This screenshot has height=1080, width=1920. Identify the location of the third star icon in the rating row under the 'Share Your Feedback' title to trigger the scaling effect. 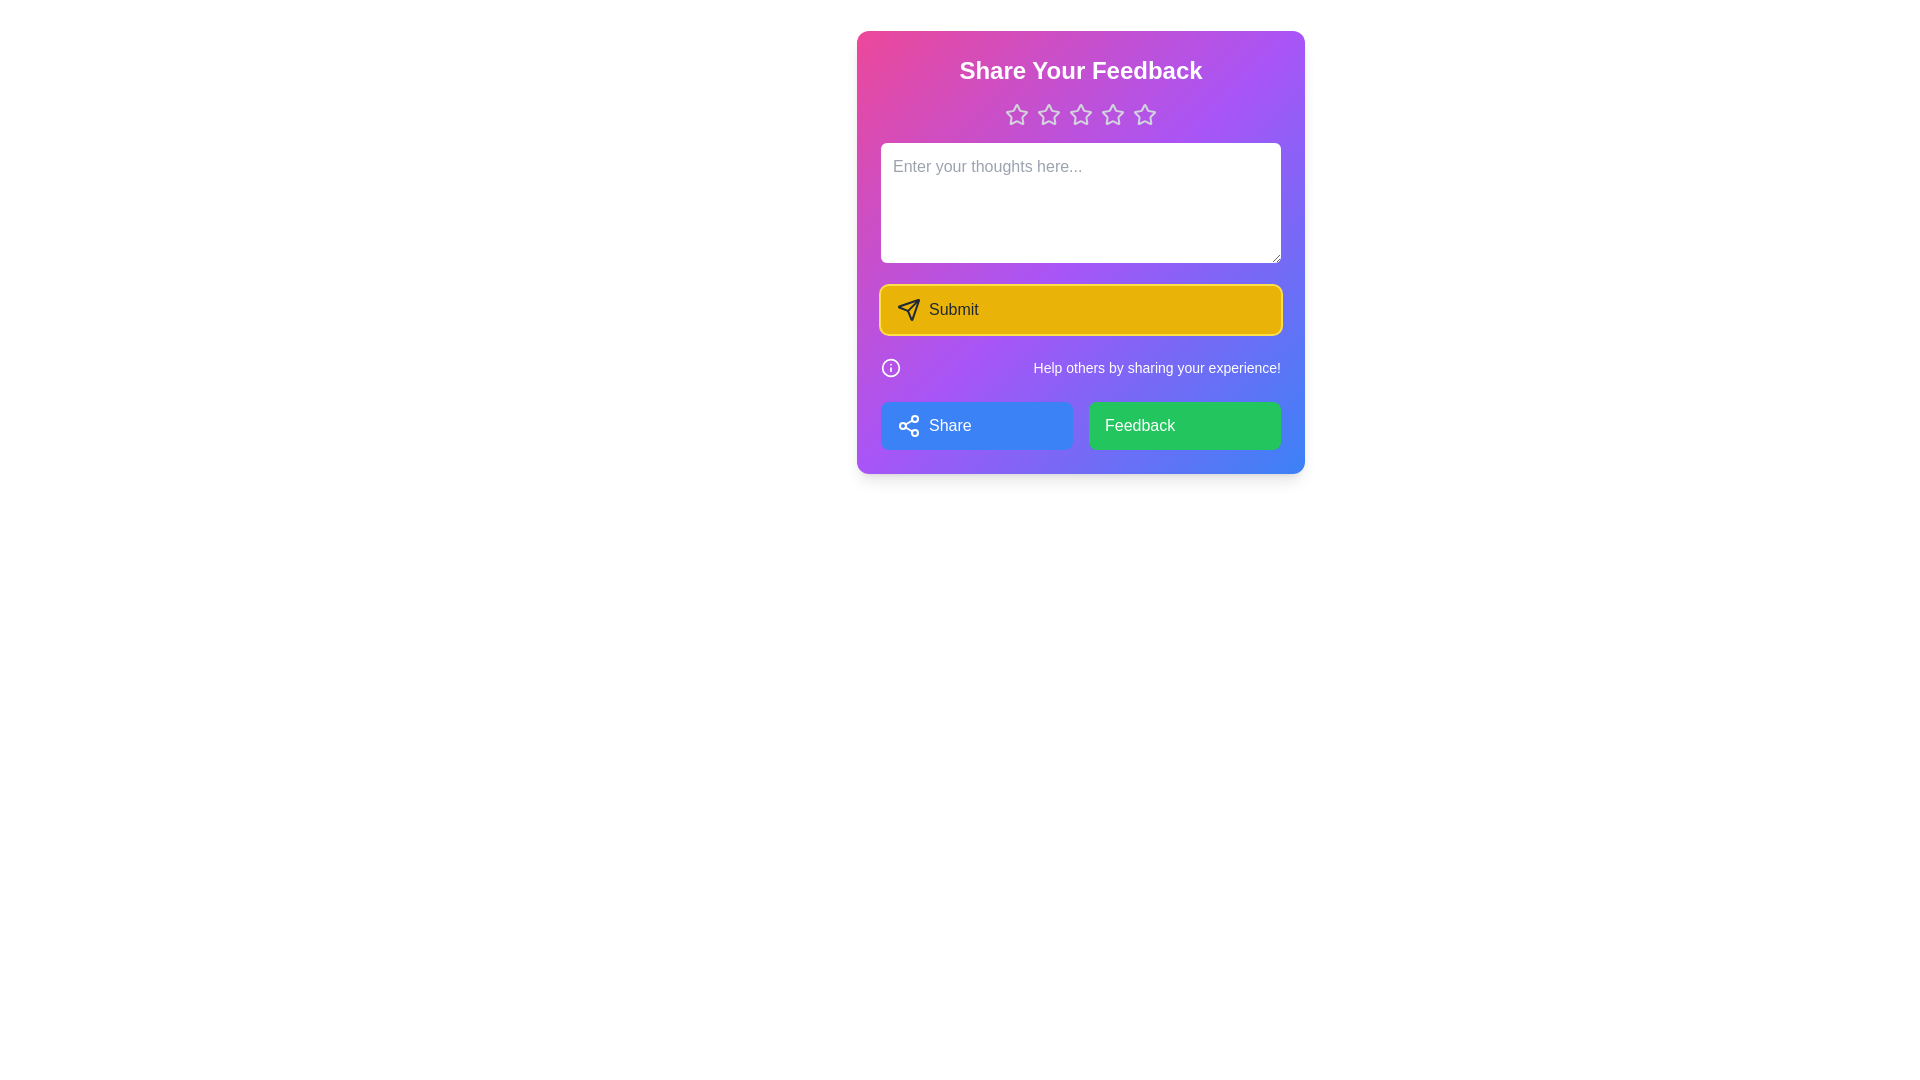
(1079, 115).